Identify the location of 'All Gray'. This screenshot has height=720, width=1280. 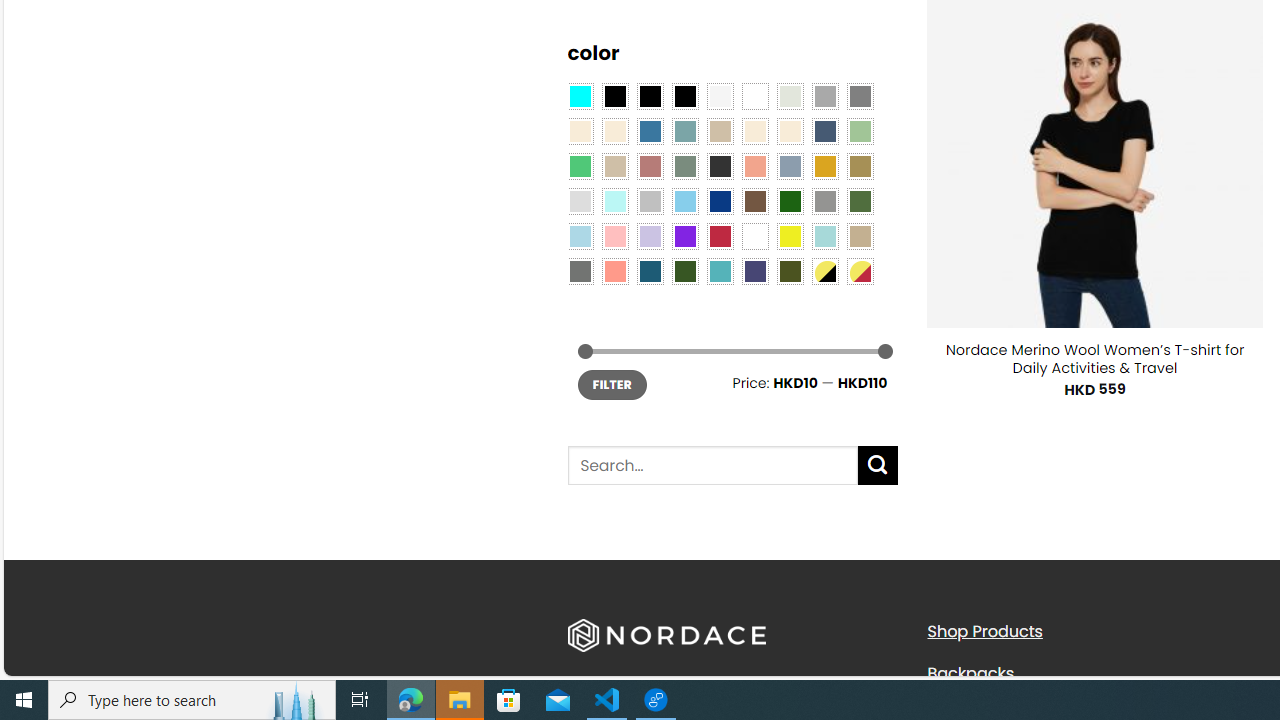
(860, 95).